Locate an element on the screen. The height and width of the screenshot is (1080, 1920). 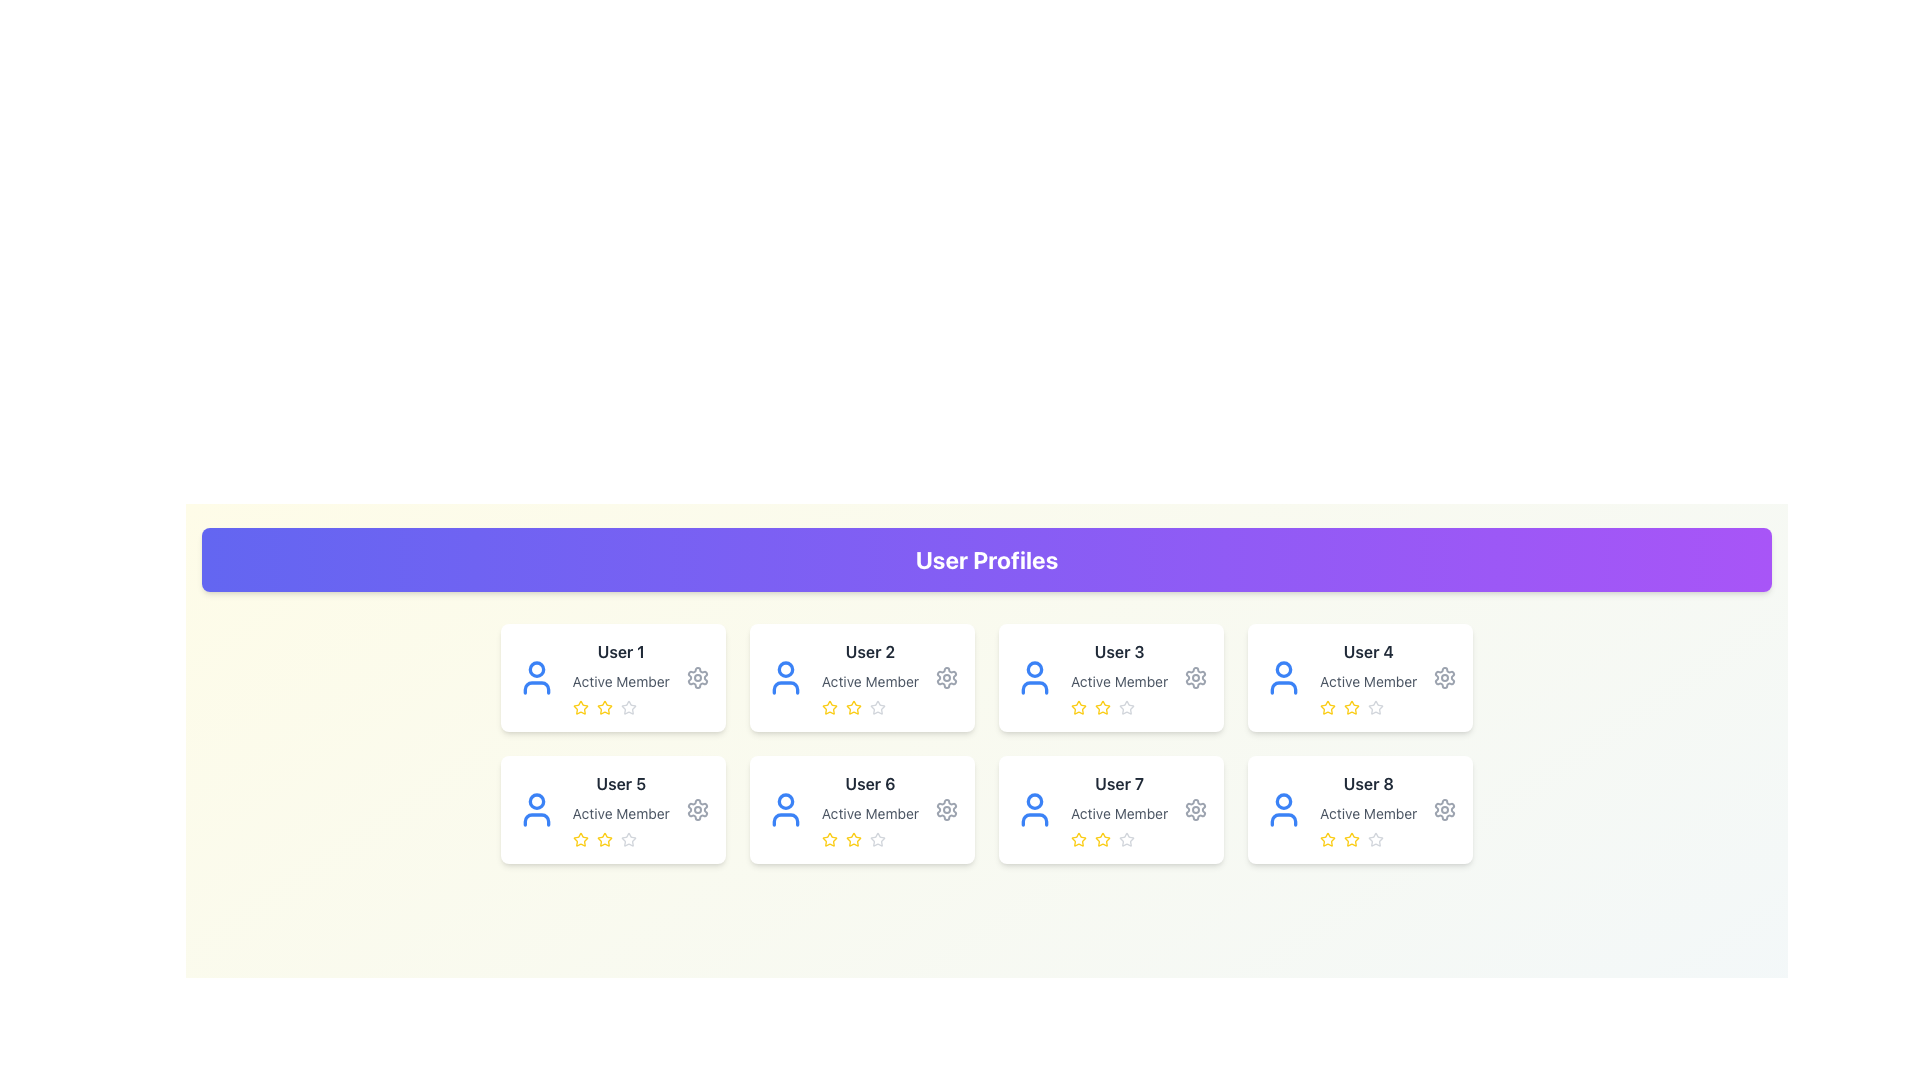
the highlighted yellow star icon in the rating section of 'User 6's profile card is located at coordinates (853, 839).